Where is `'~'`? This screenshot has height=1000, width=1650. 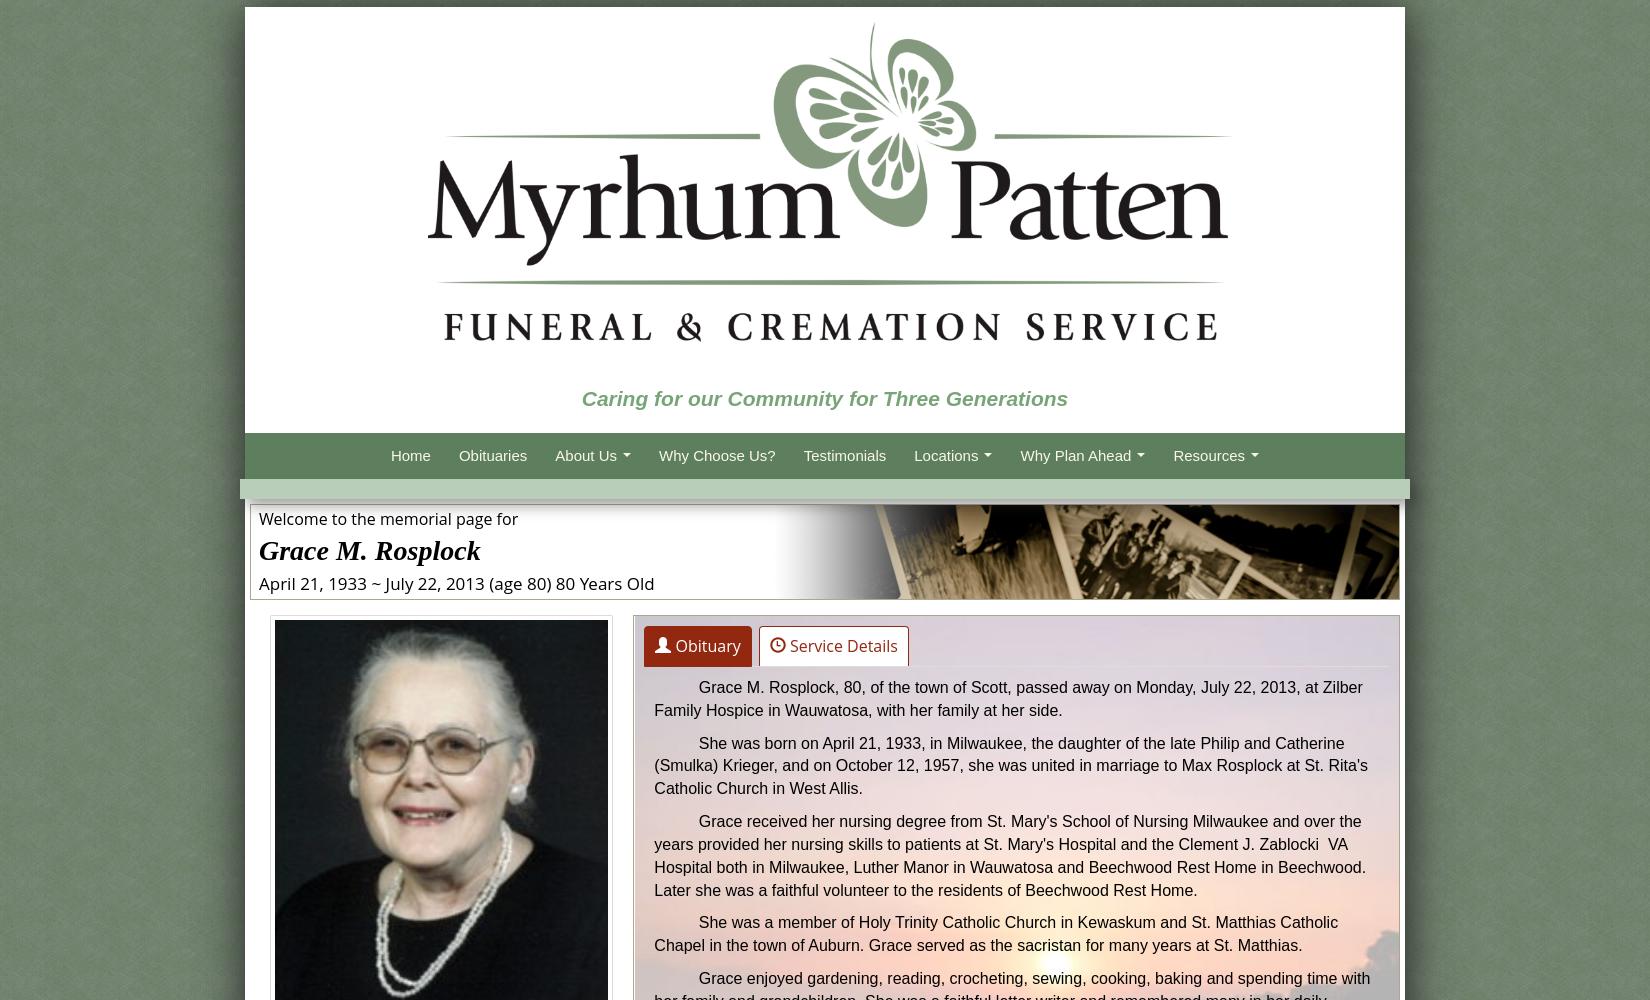 '~' is located at coordinates (376, 581).